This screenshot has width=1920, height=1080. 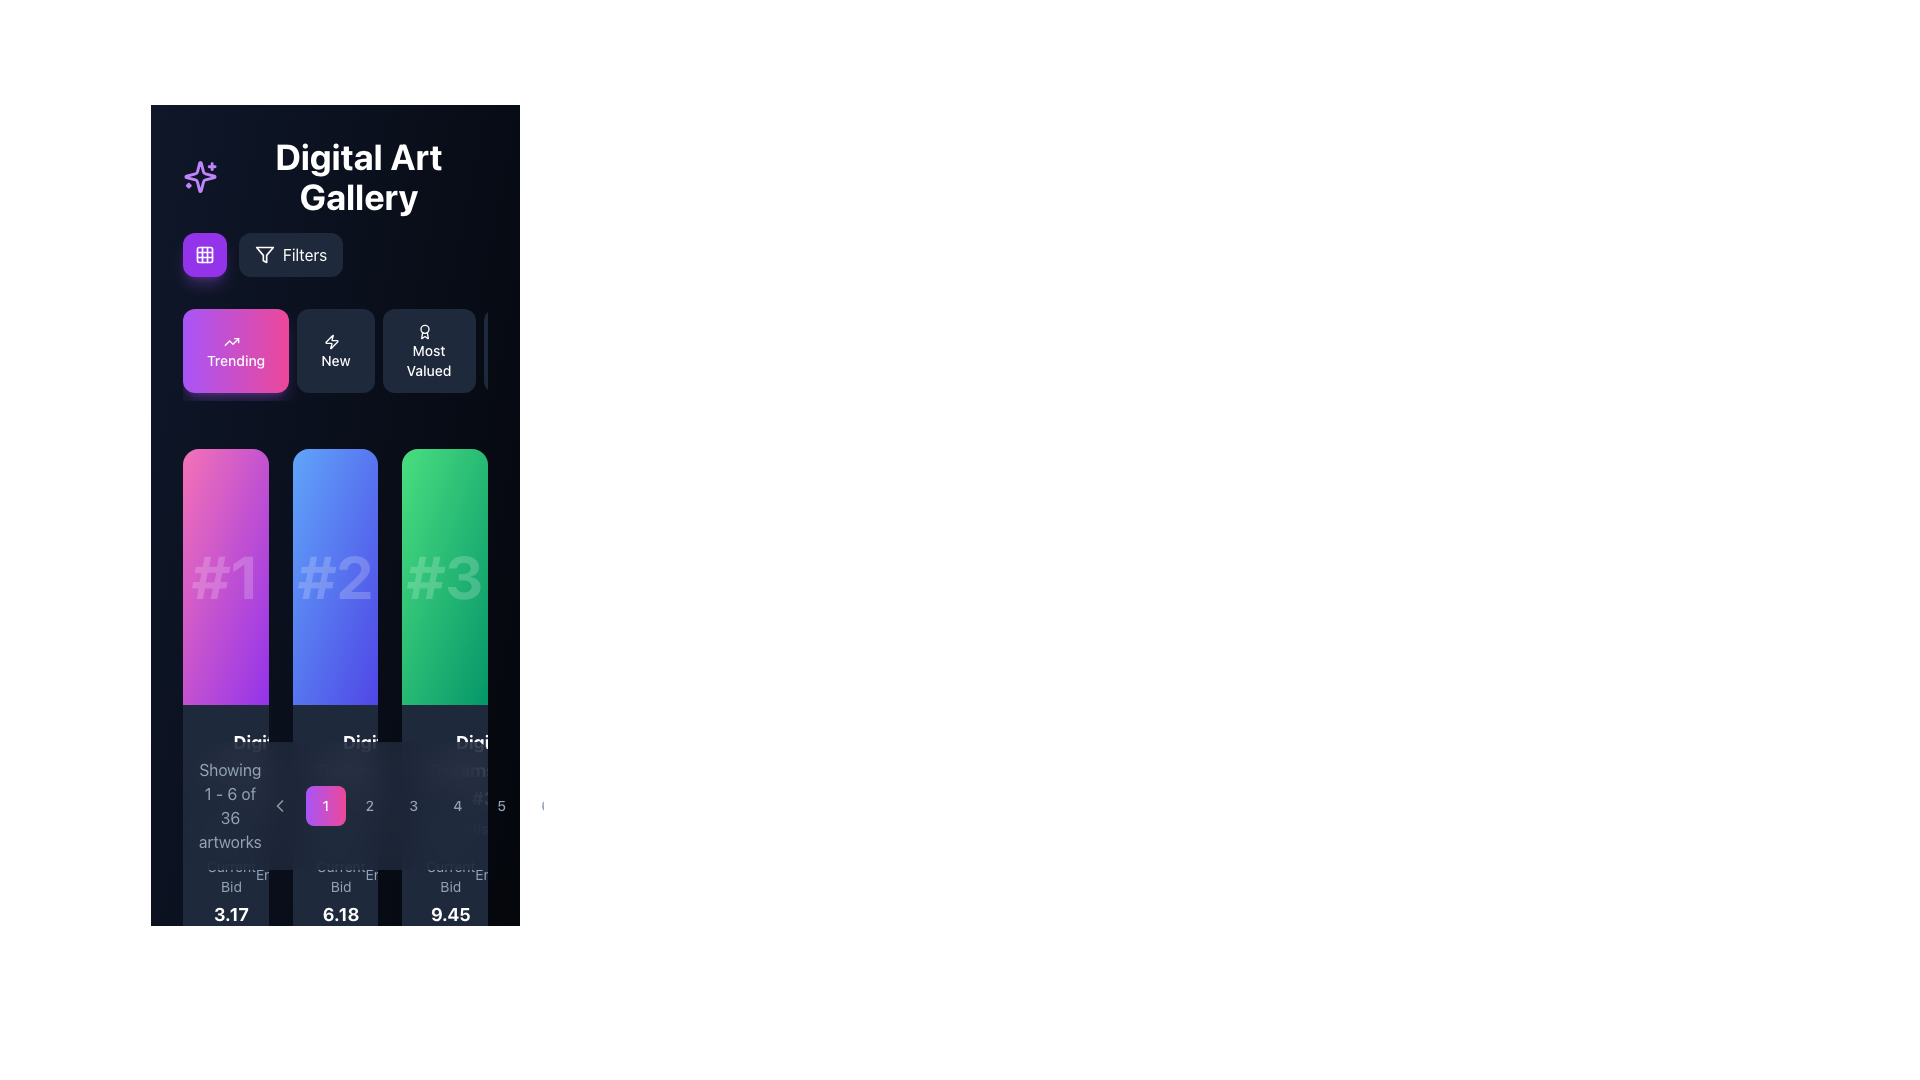 What do you see at coordinates (200, 176) in the screenshot?
I see `the decorative icon symbolizing creativity, located to the left of the 'Digital Art Gallery' title` at bounding box center [200, 176].